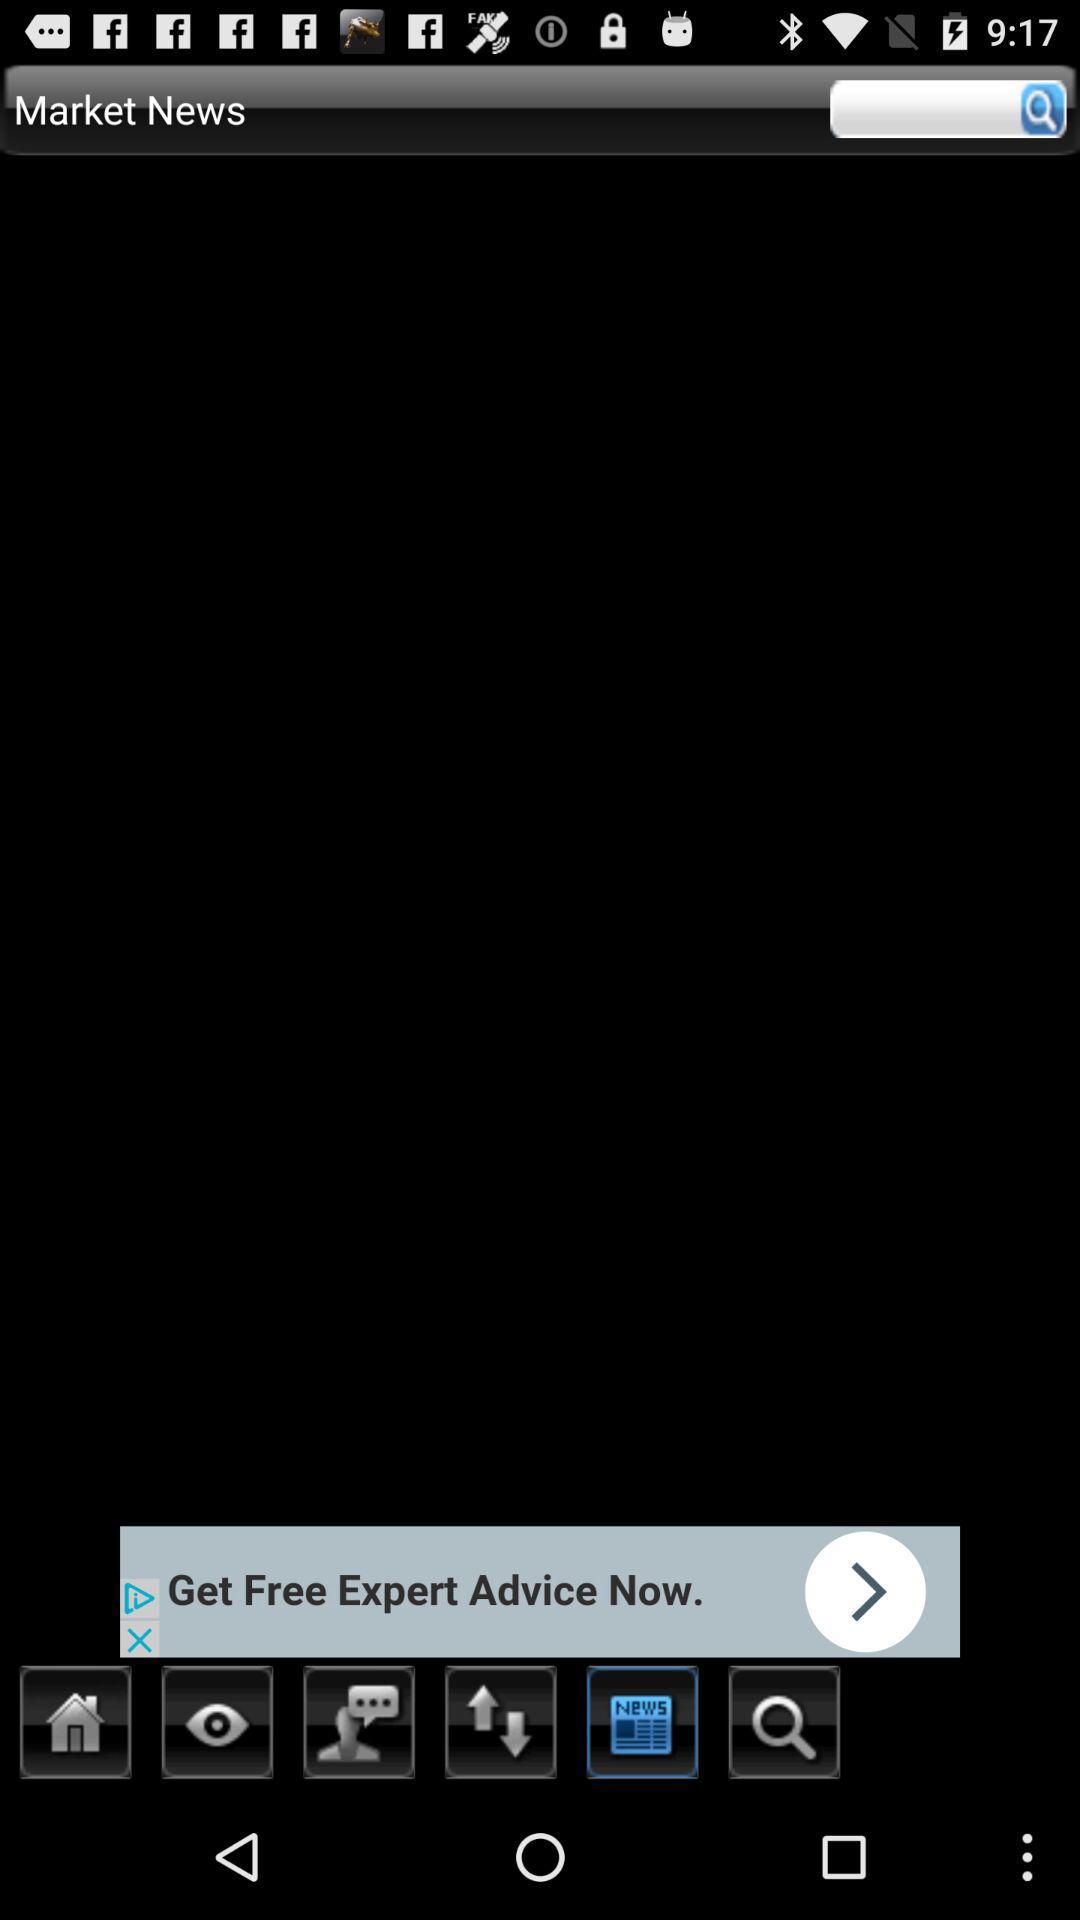 This screenshot has width=1080, height=1920. I want to click on the visibility icon, so click(217, 1848).